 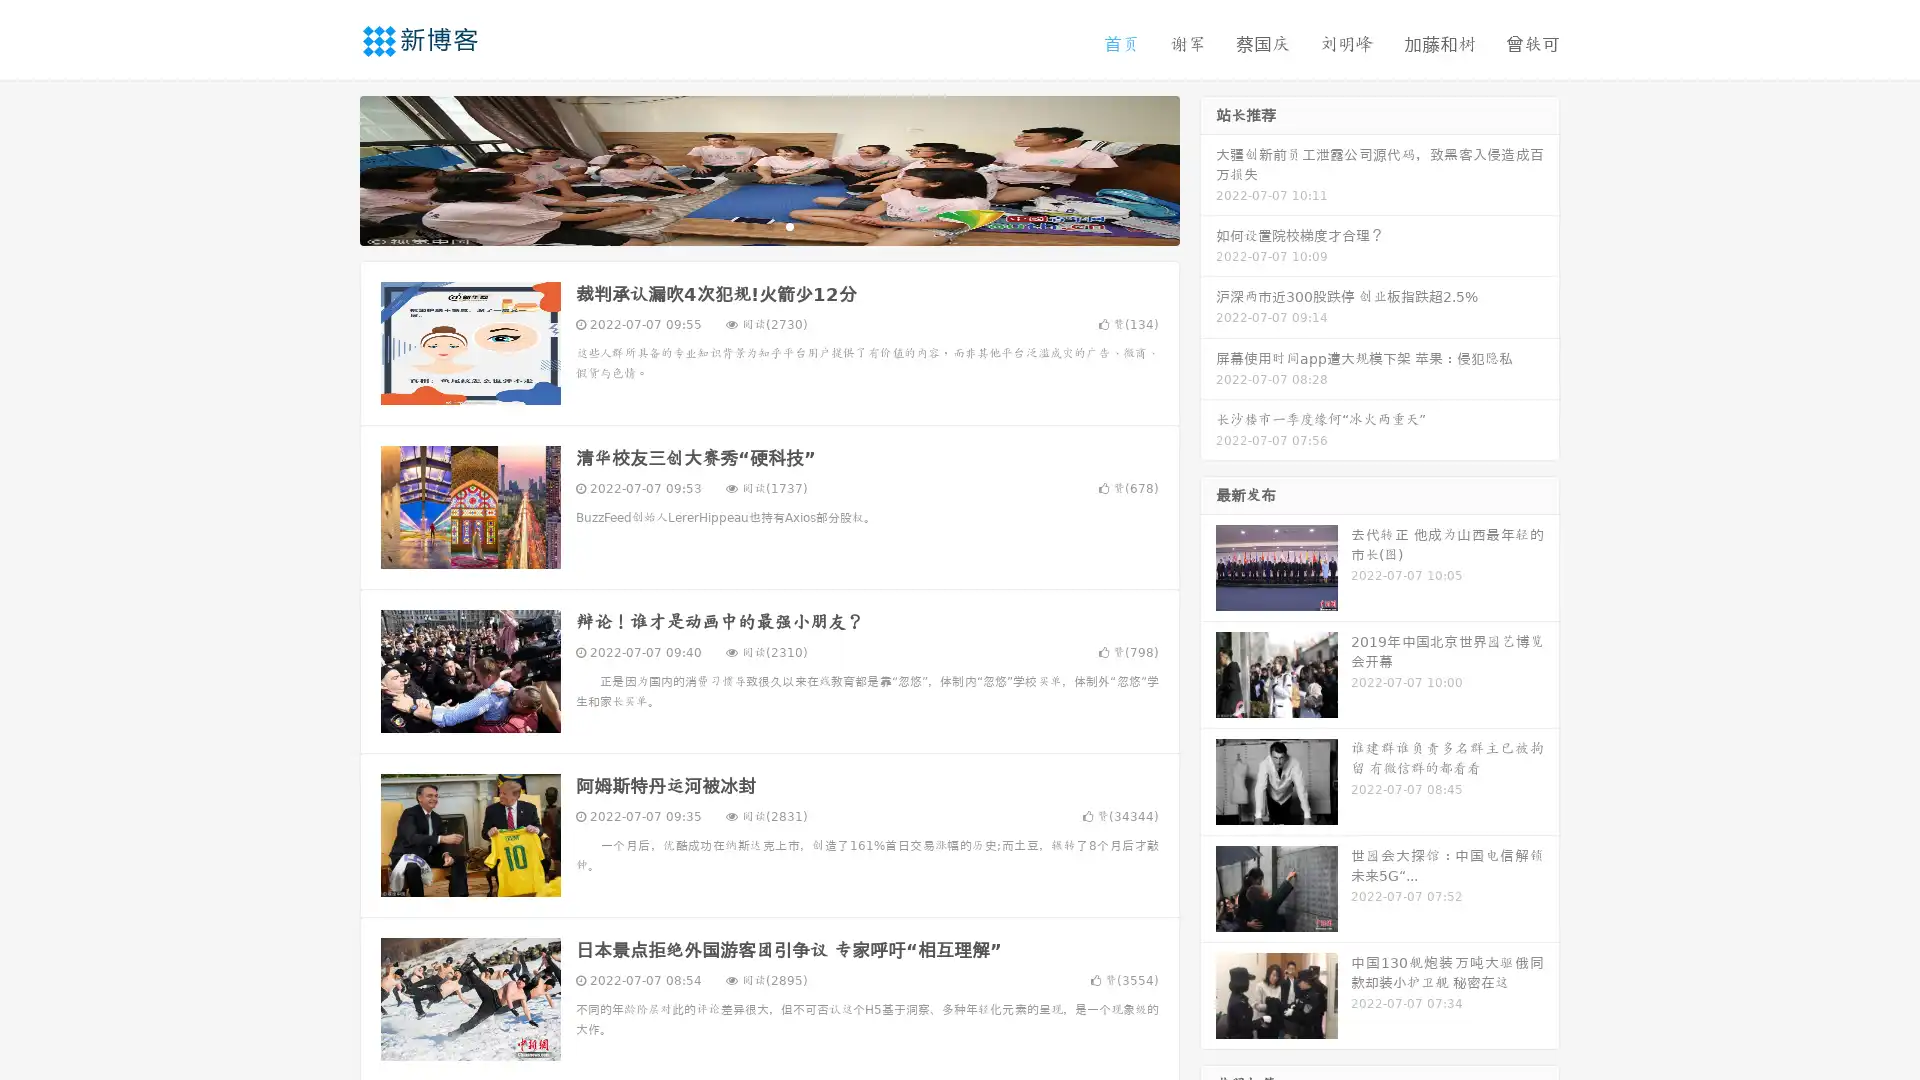 What do you see at coordinates (748, 225) in the screenshot?
I see `Go to slide 1` at bounding box center [748, 225].